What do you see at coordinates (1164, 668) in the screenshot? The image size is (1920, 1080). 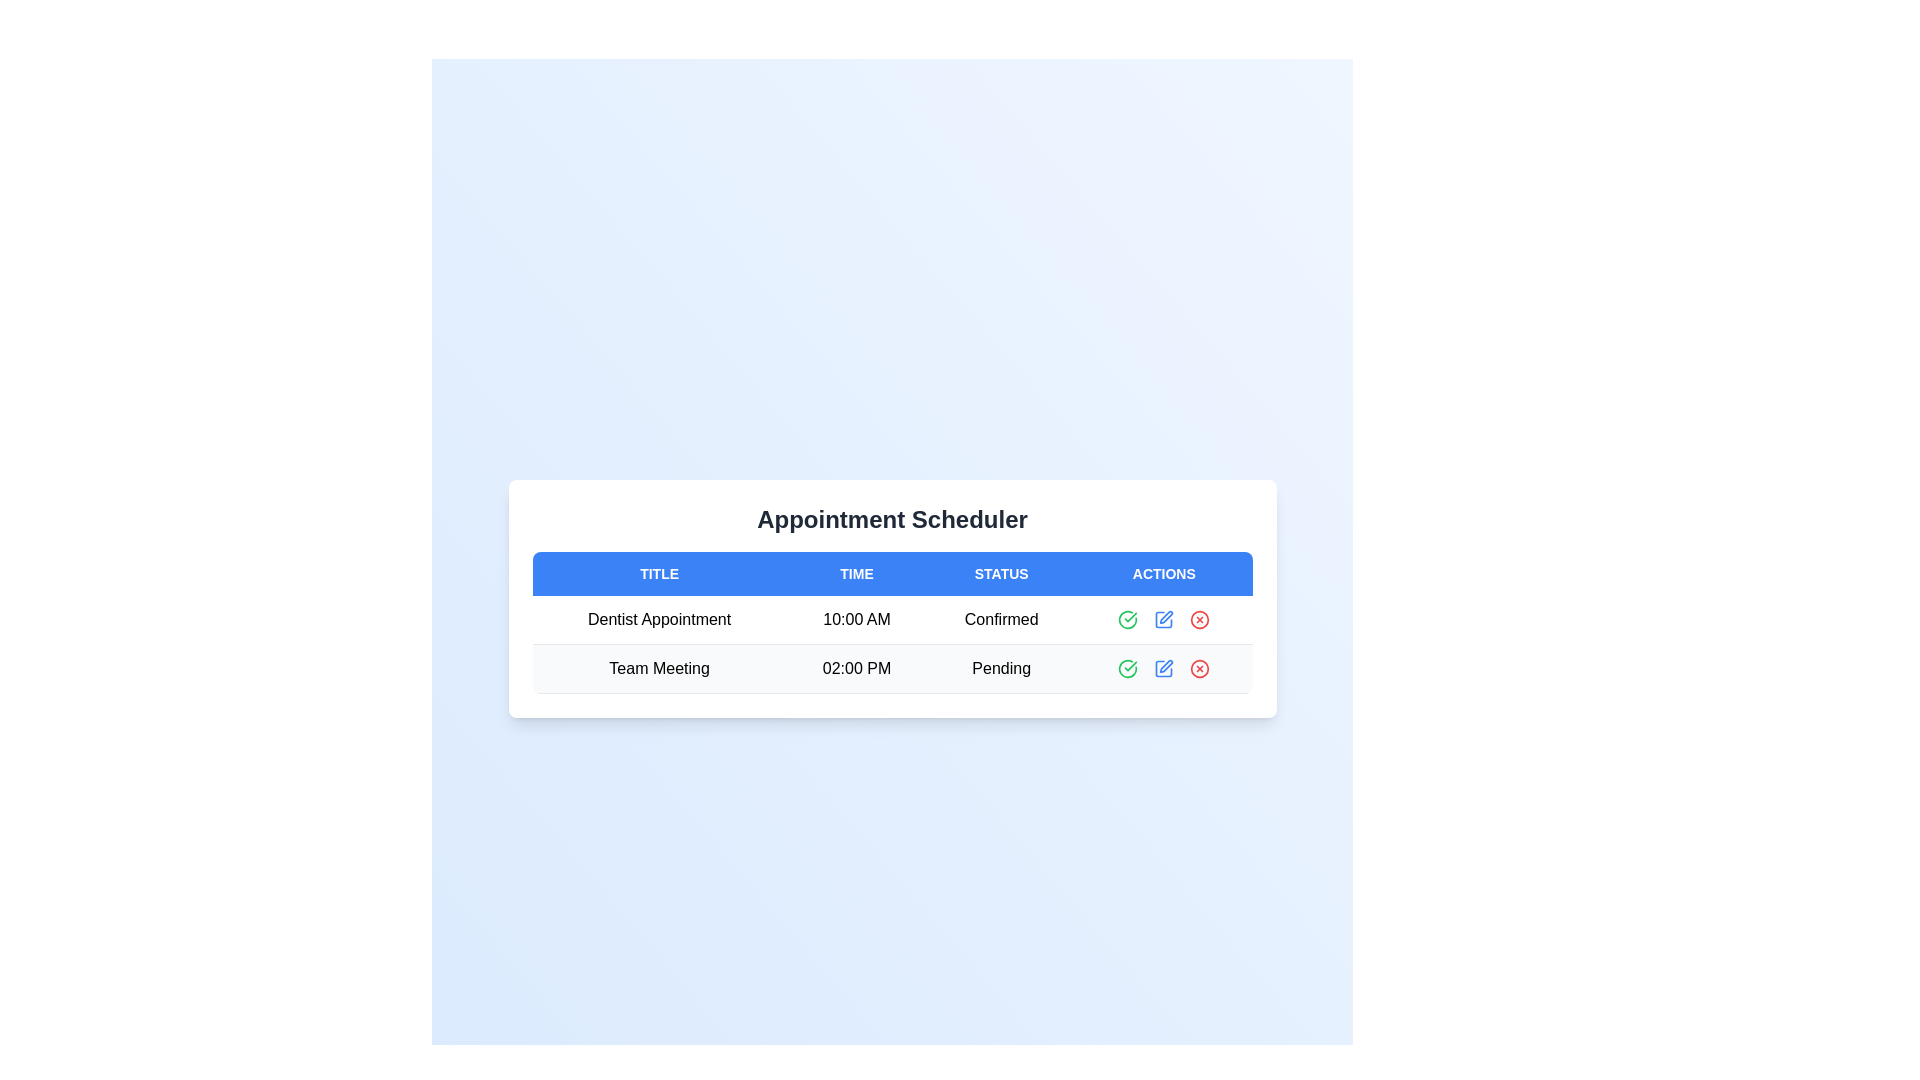 I see `the blue pencil icon button in the 'Actions' column of the 'Team Meeting' row` at bounding box center [1164, 668].